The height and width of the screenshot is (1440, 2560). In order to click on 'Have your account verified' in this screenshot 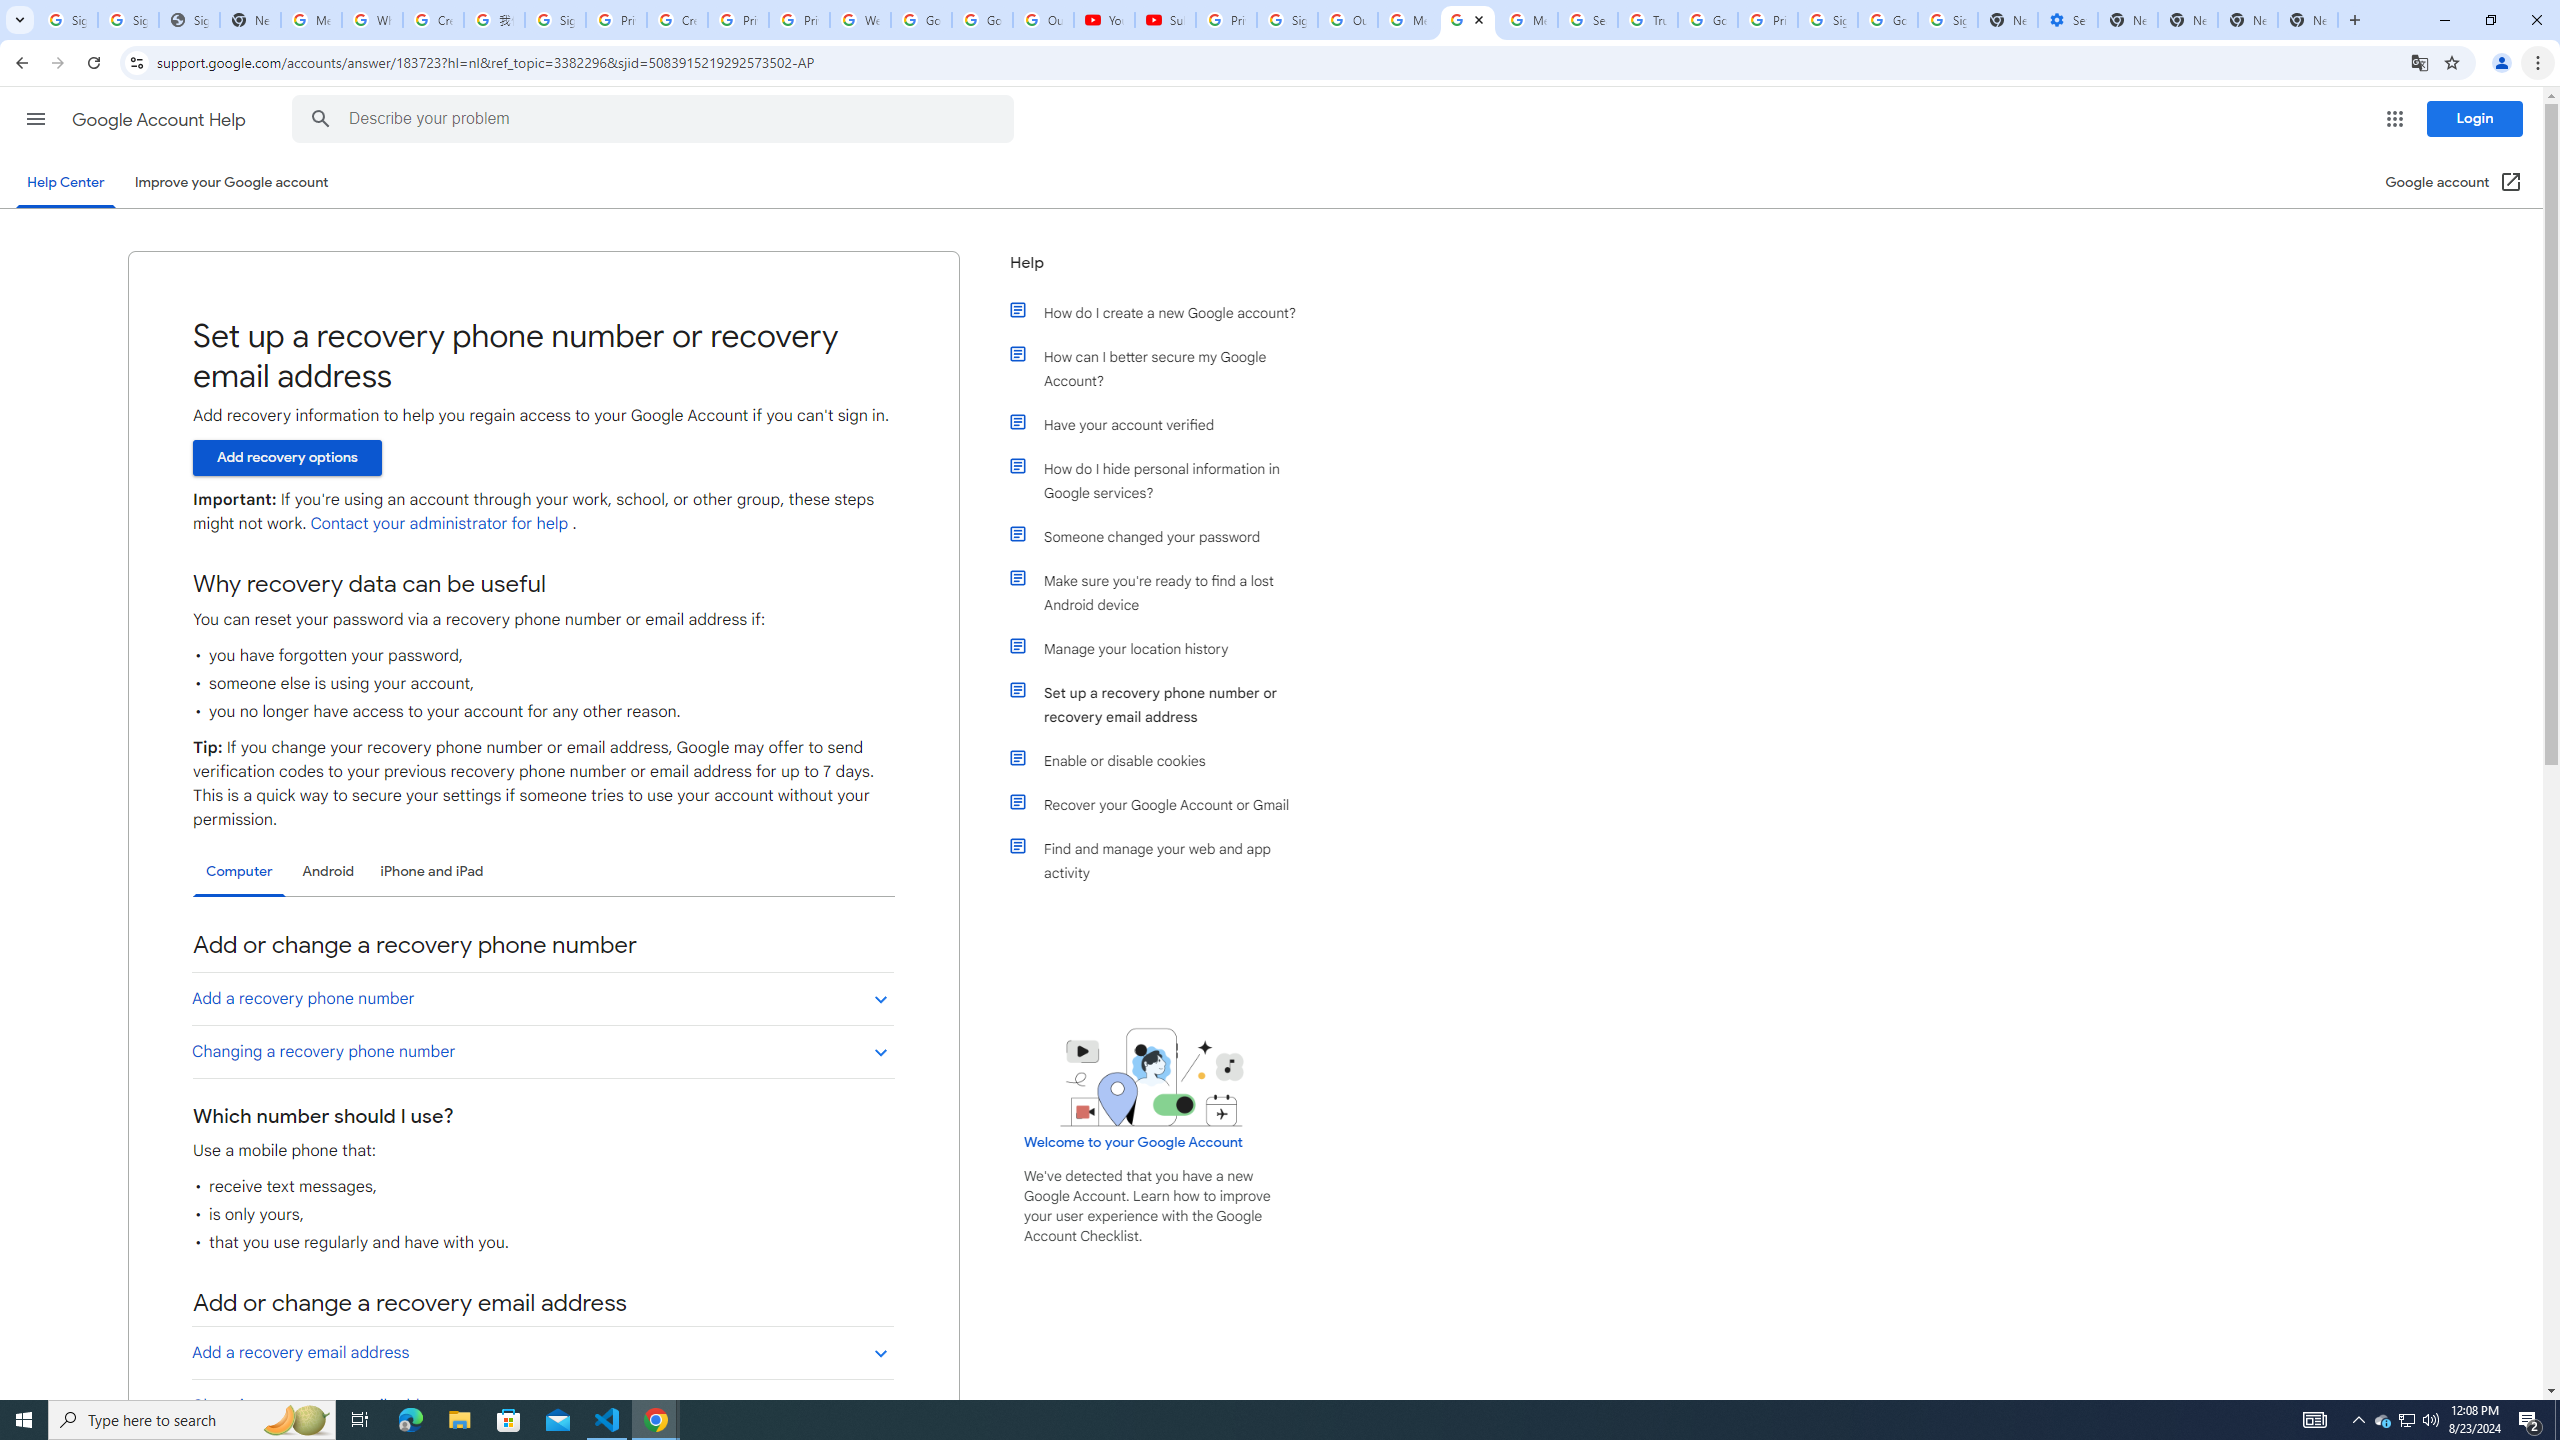, I will do `click(1162, 424)`.